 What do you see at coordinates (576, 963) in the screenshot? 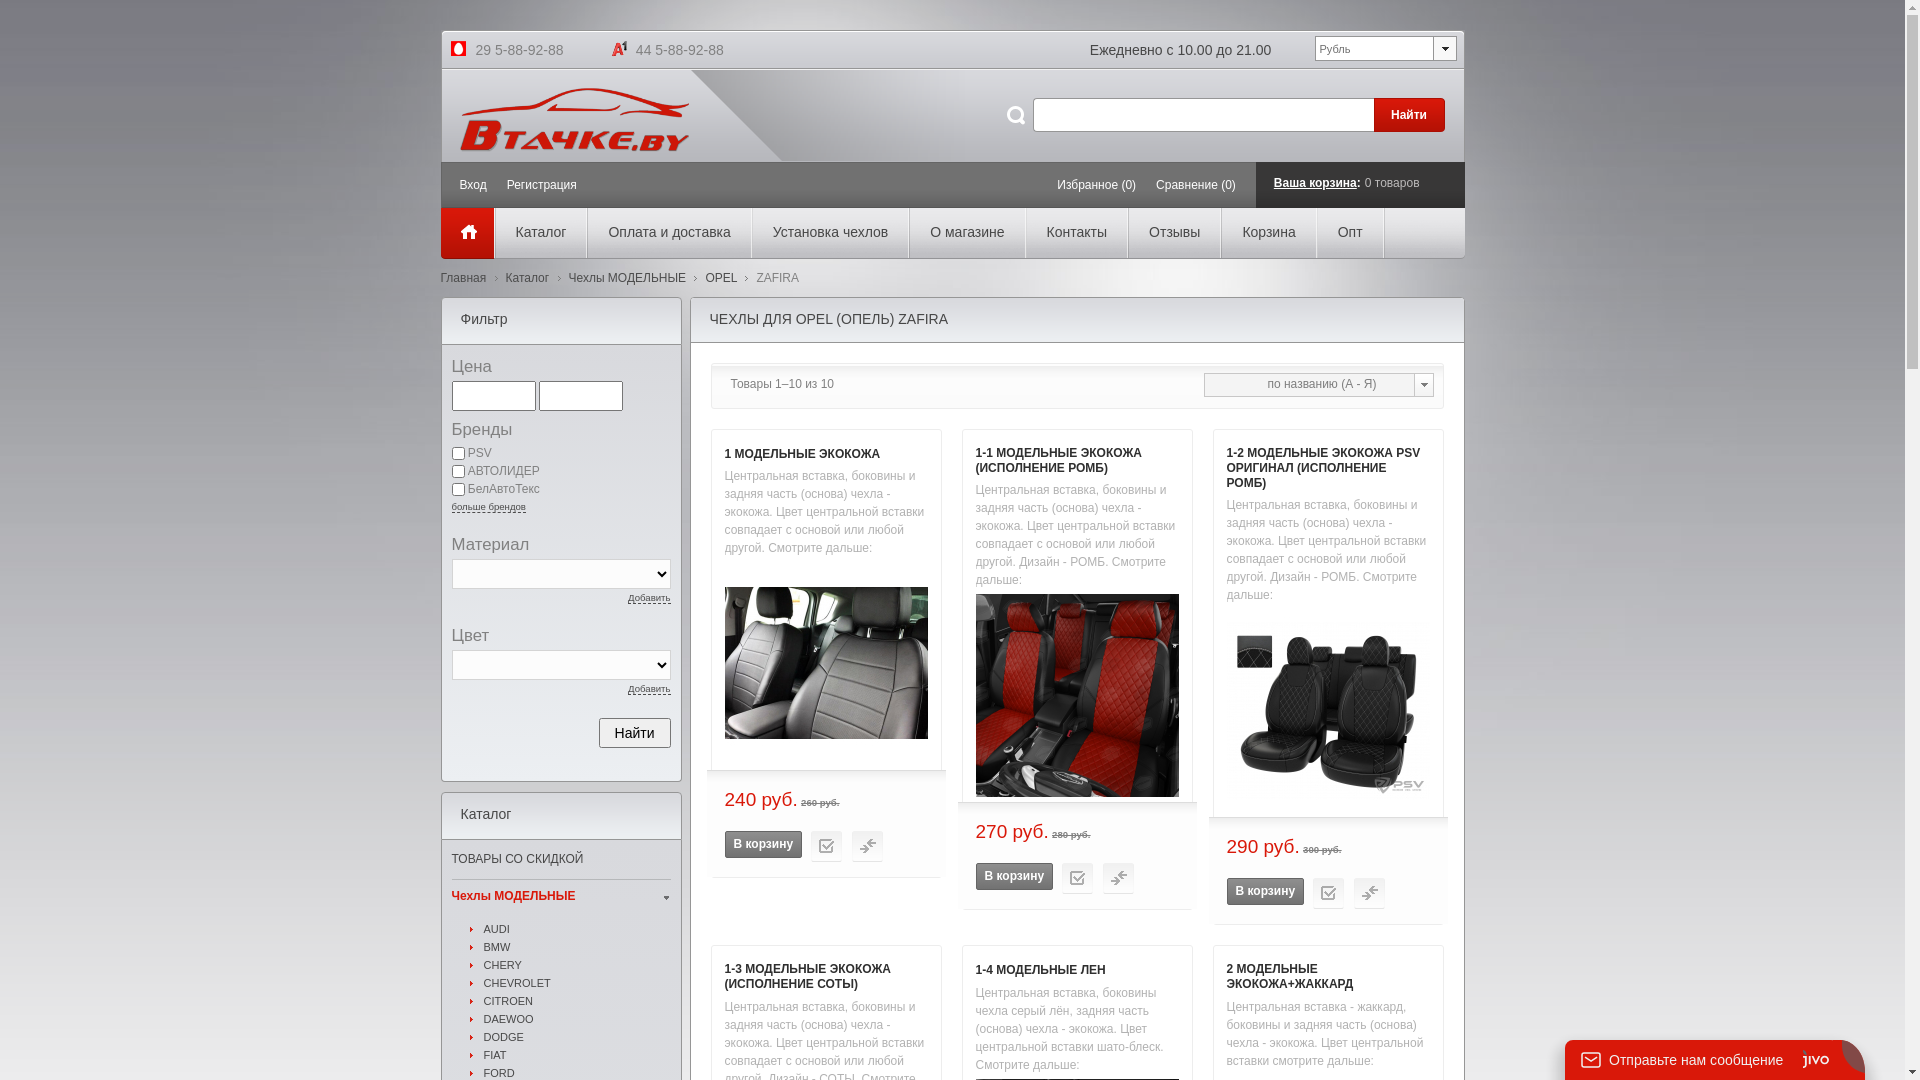
I see `'CHERY'` at bounding box center [576, 963].